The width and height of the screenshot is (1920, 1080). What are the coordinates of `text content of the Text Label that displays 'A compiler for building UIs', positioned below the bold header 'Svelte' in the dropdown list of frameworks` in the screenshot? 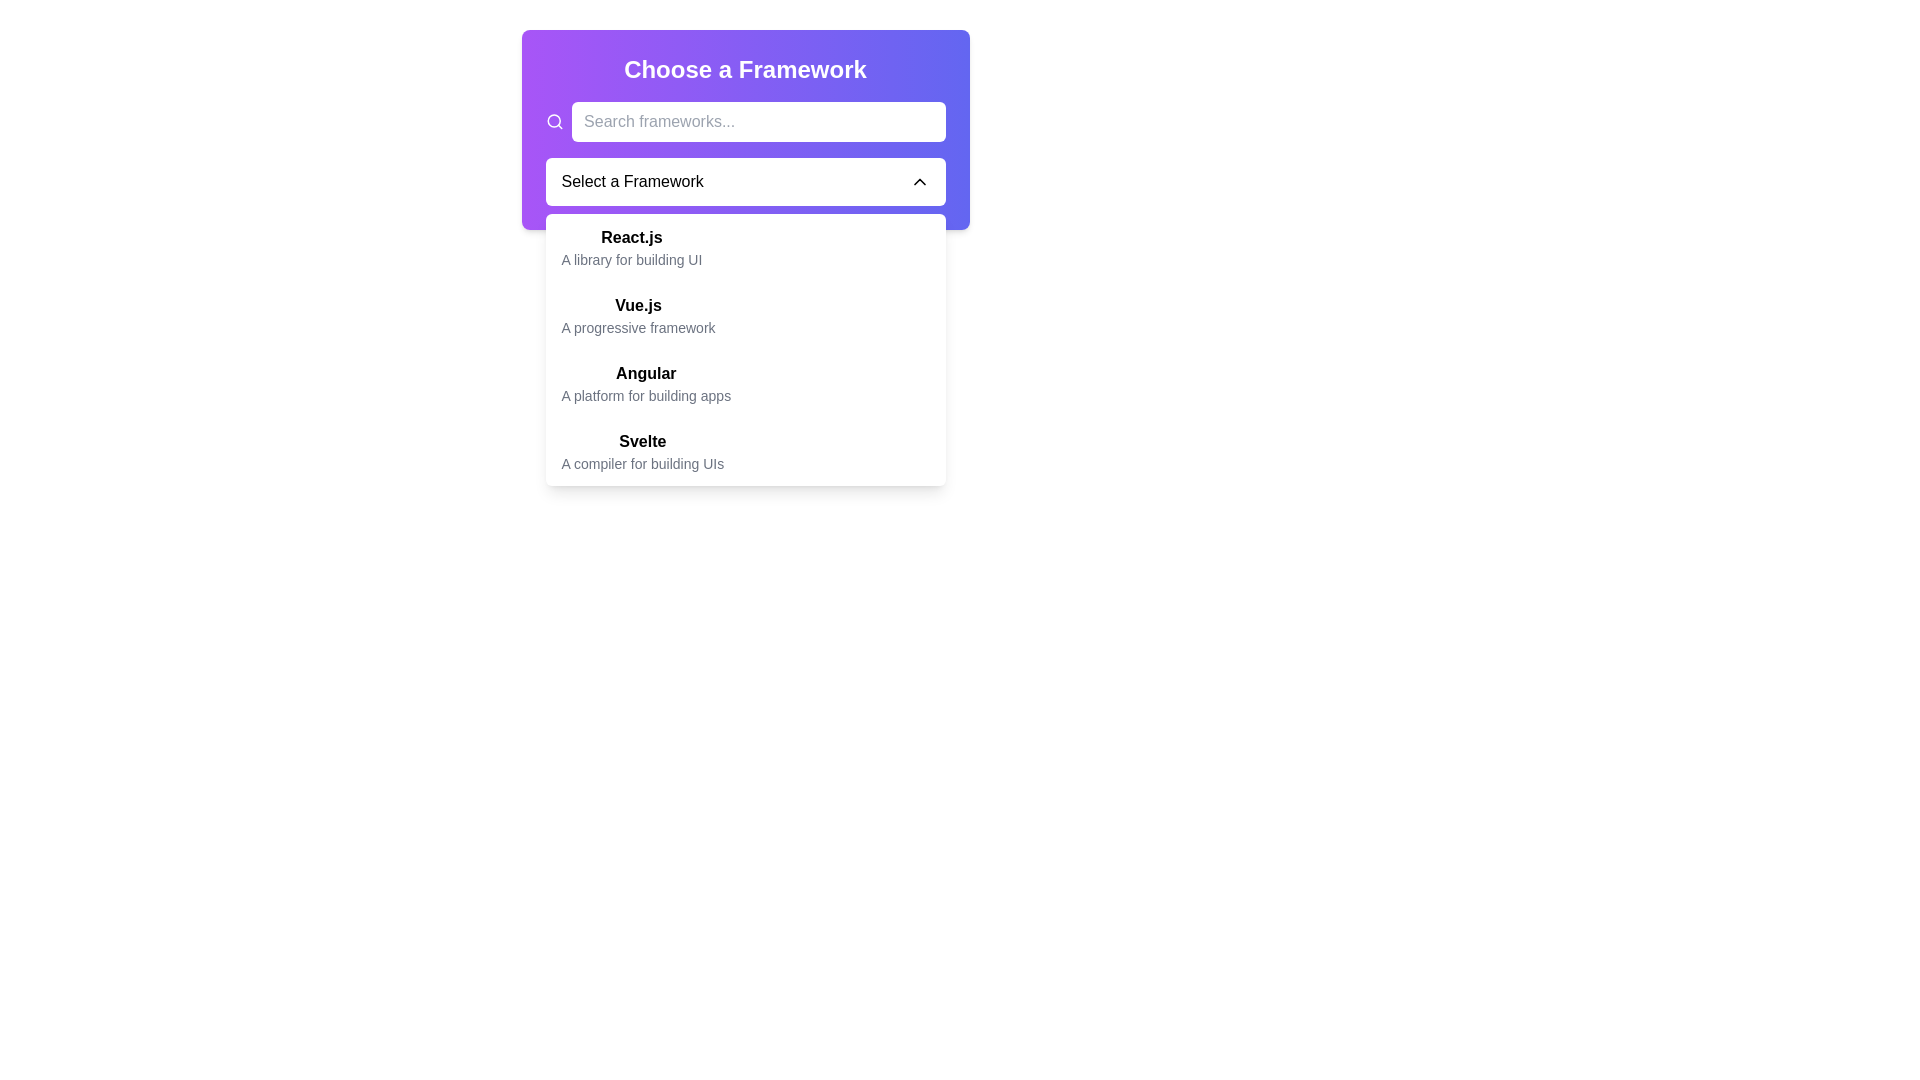 It's located at (642, 463).